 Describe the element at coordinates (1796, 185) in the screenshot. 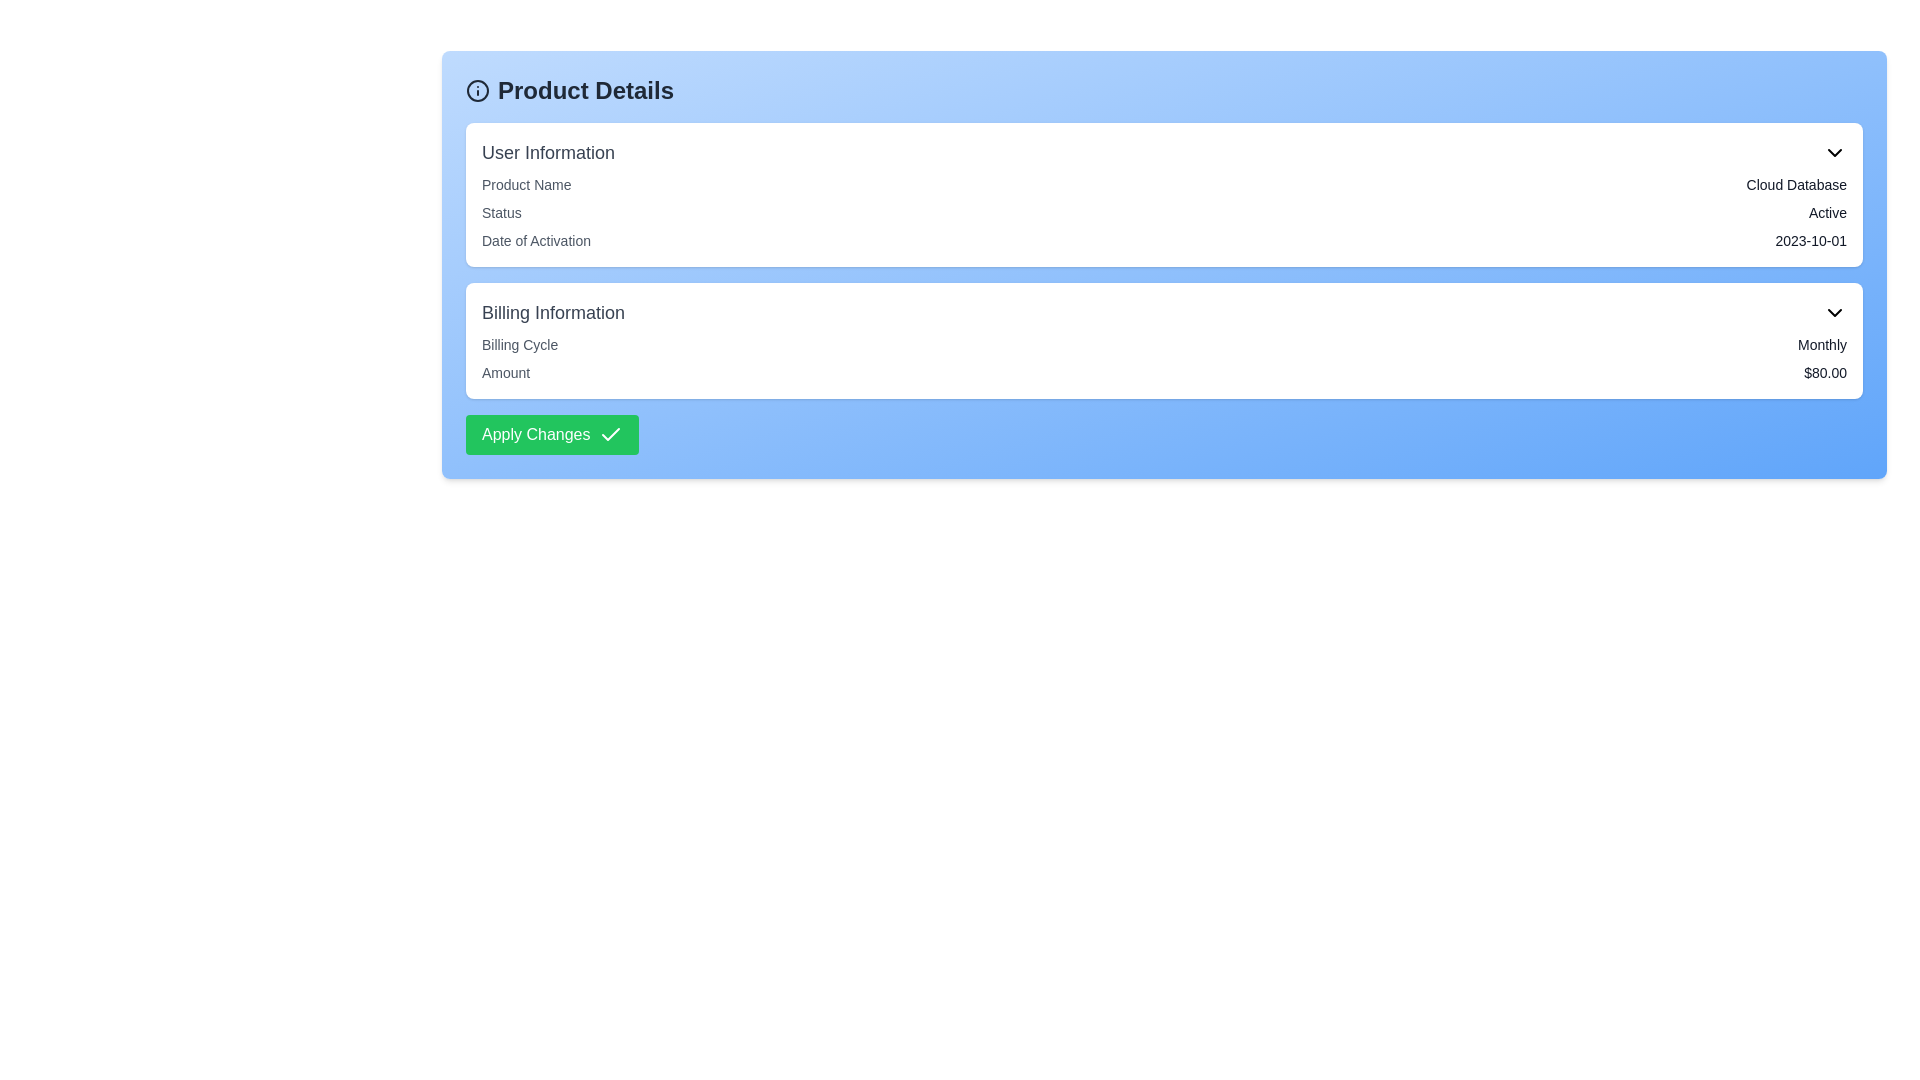

I see `the Text Label displaying 'Cloud Database', which is aligned to the right of 'Product Name' in the 'User Information' section under 'Product Details'` at that location.